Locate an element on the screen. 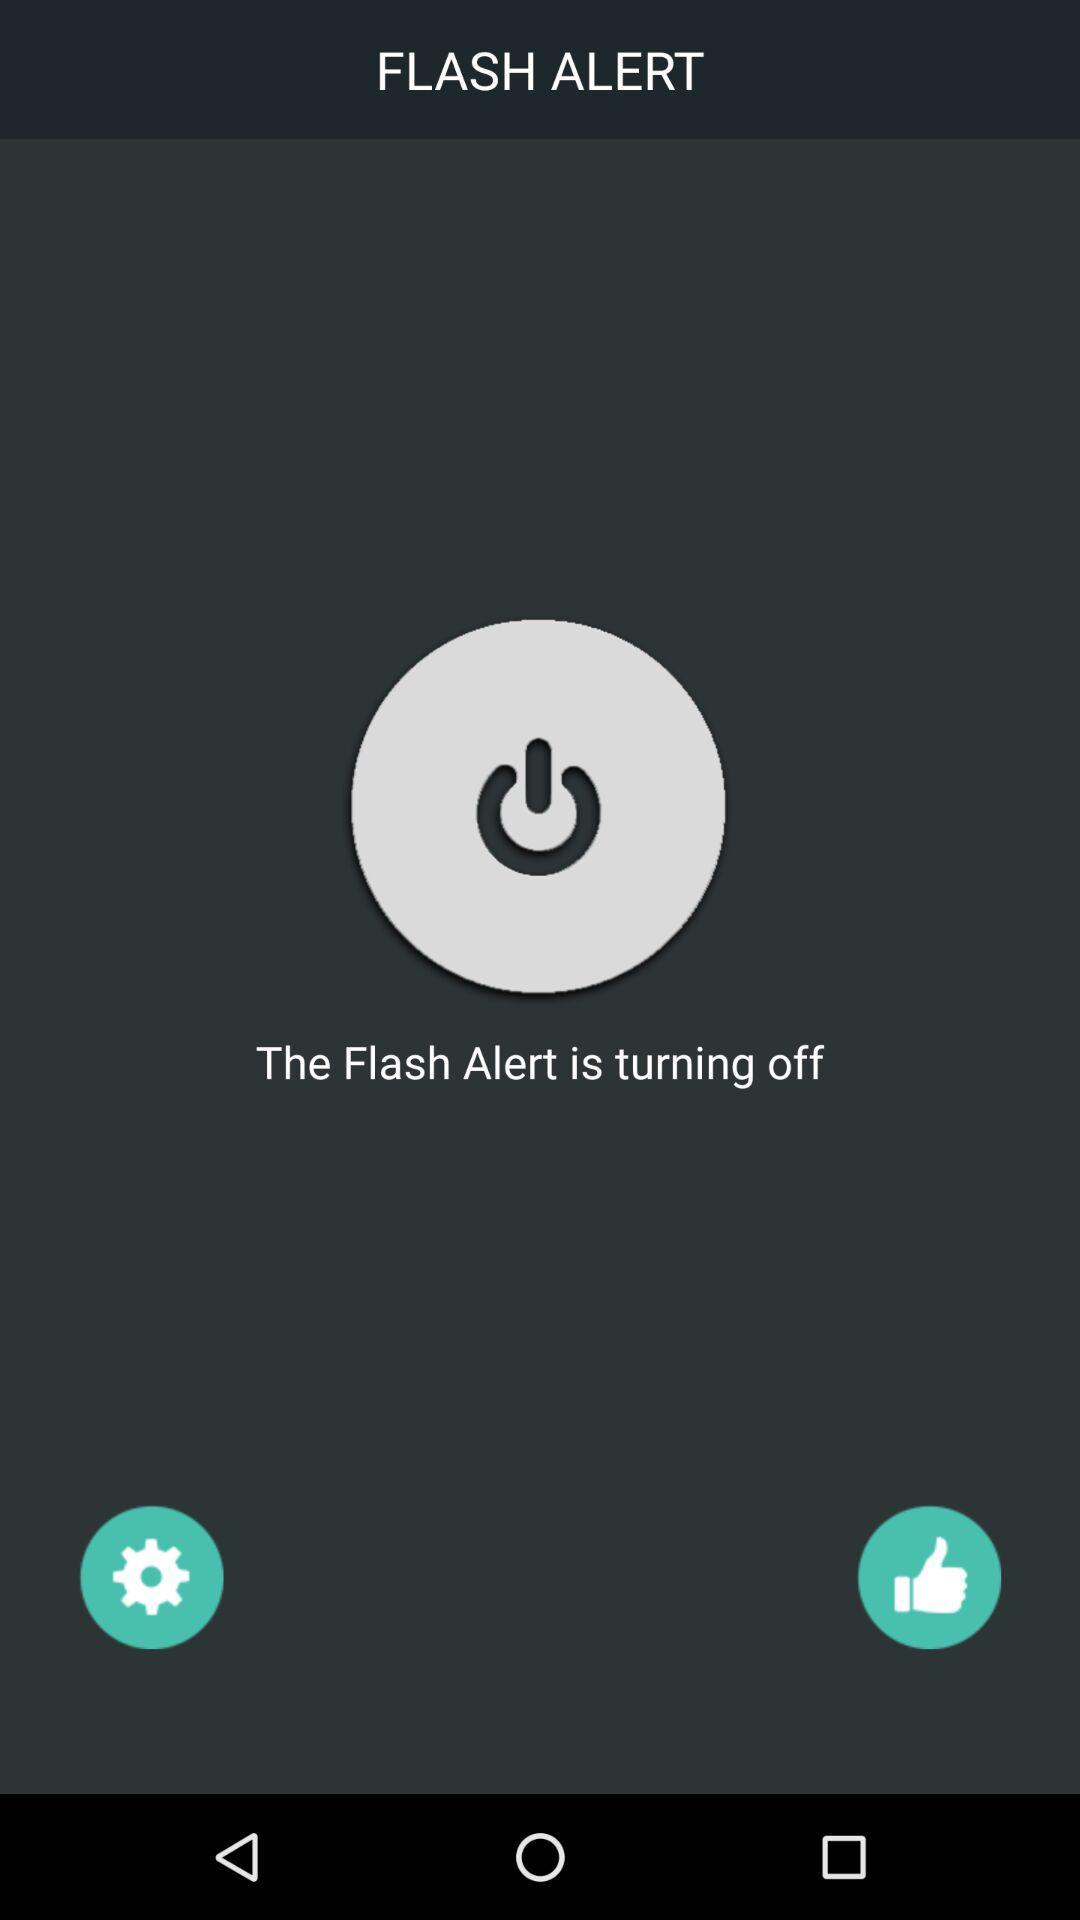 Image resolution: width=1080 pixels, height=1920 pixels. icon below flash alert icon is located at coordinates (150, 1575).